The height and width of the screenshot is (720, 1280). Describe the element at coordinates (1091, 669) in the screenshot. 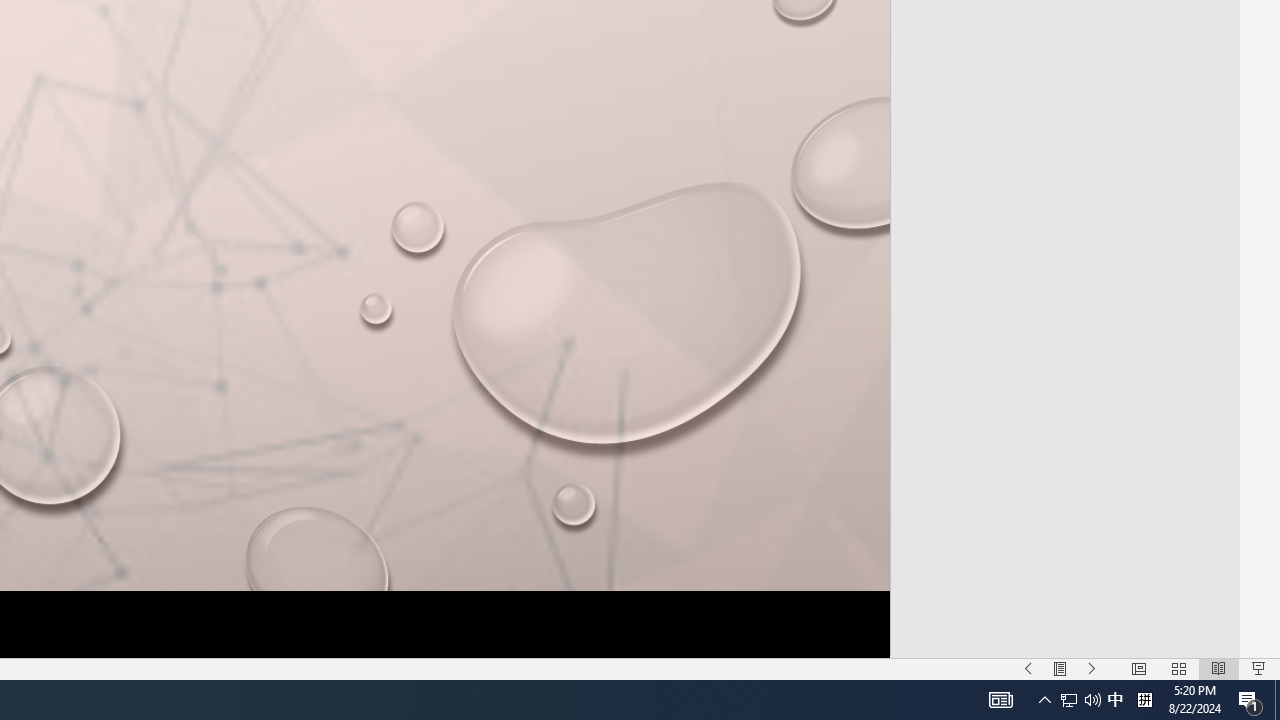

I see `'Slide Show Next On'` at that location.